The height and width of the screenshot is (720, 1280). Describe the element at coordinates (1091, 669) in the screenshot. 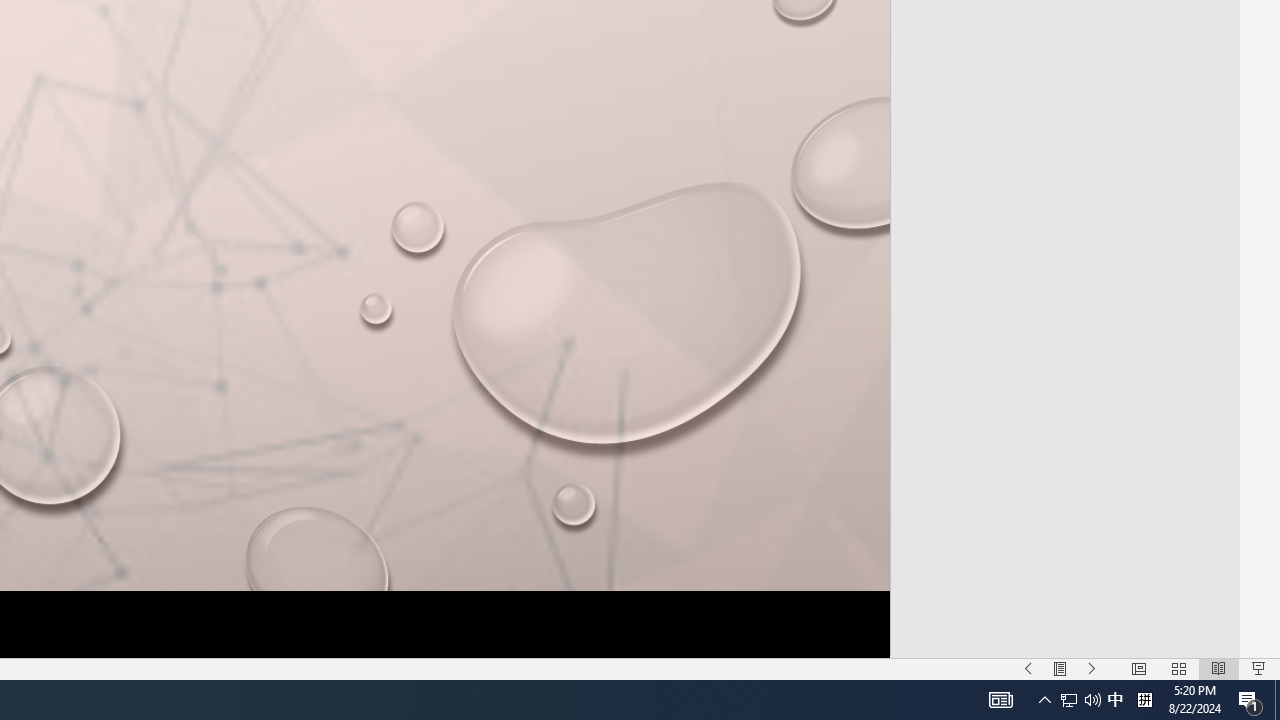

I see `'Slide Show Next On'` at that location.